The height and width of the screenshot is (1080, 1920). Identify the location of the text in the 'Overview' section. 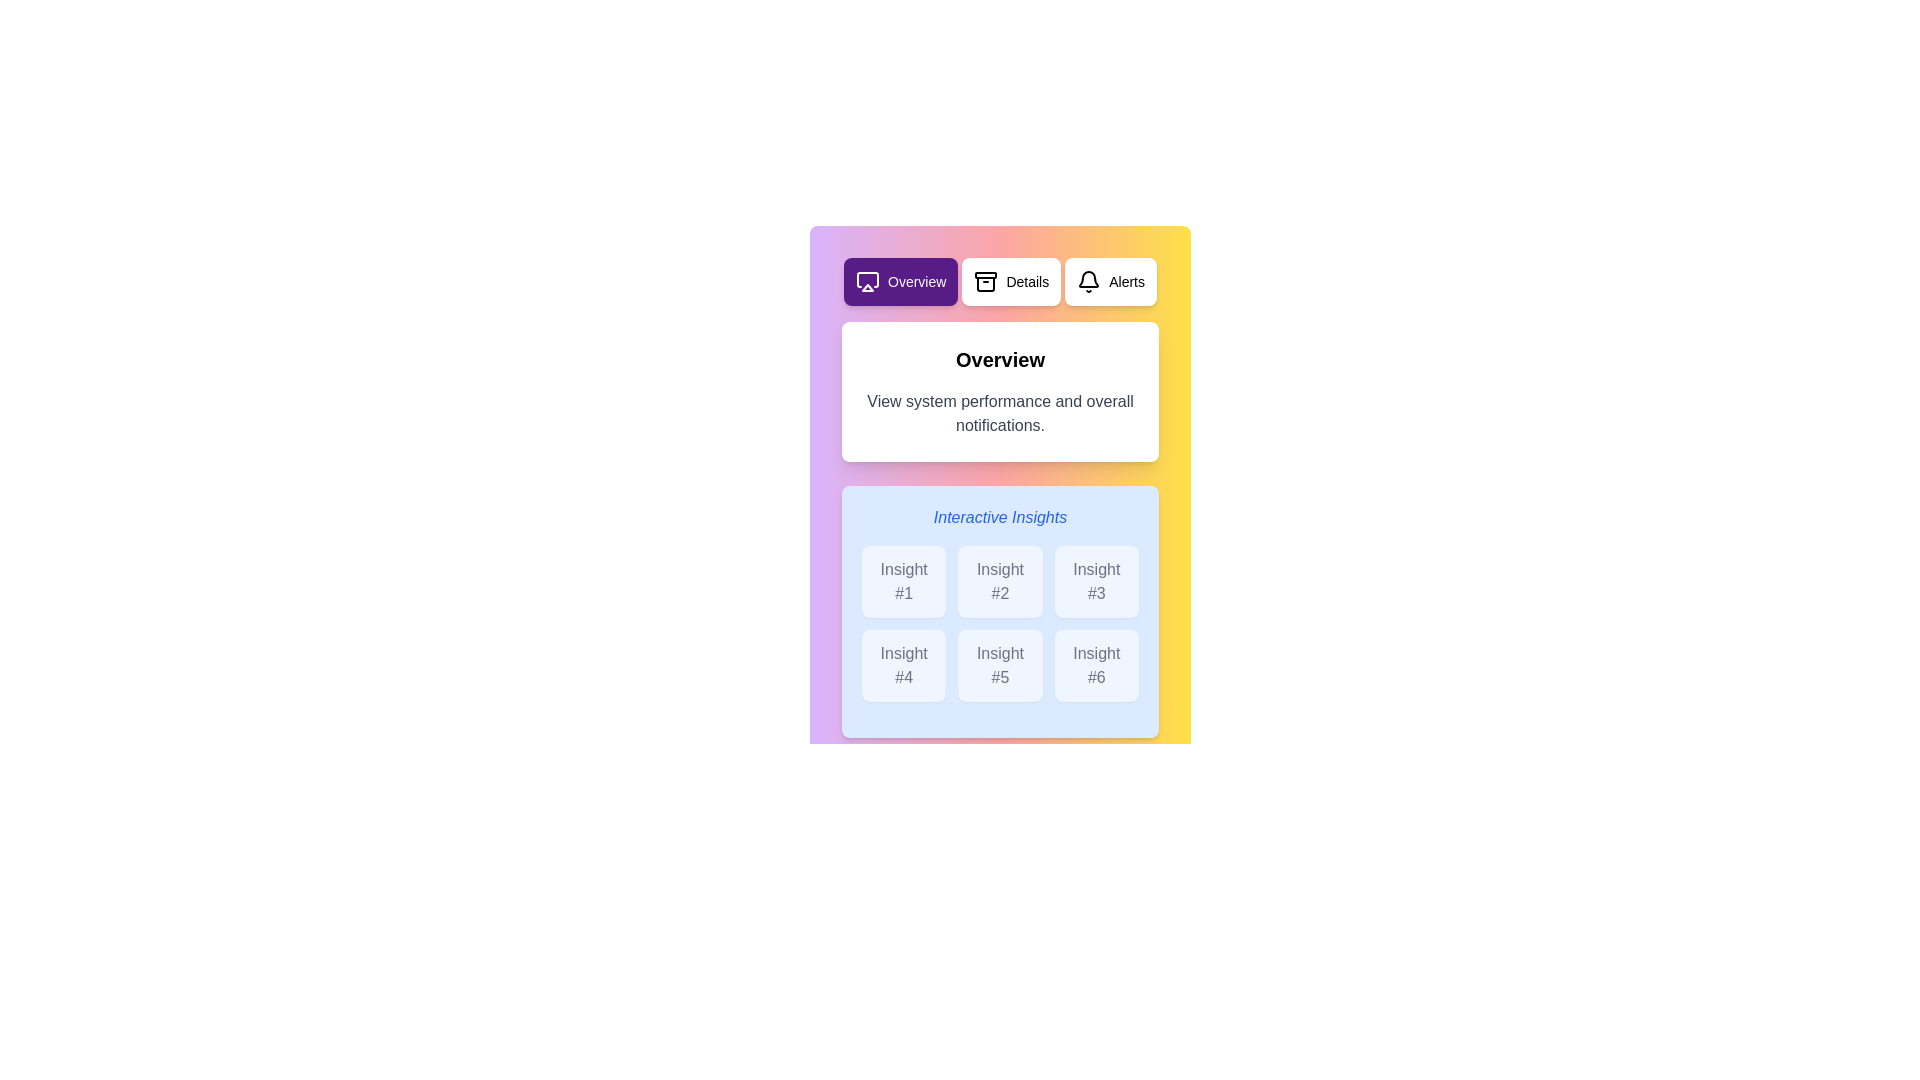
(1000, 392).